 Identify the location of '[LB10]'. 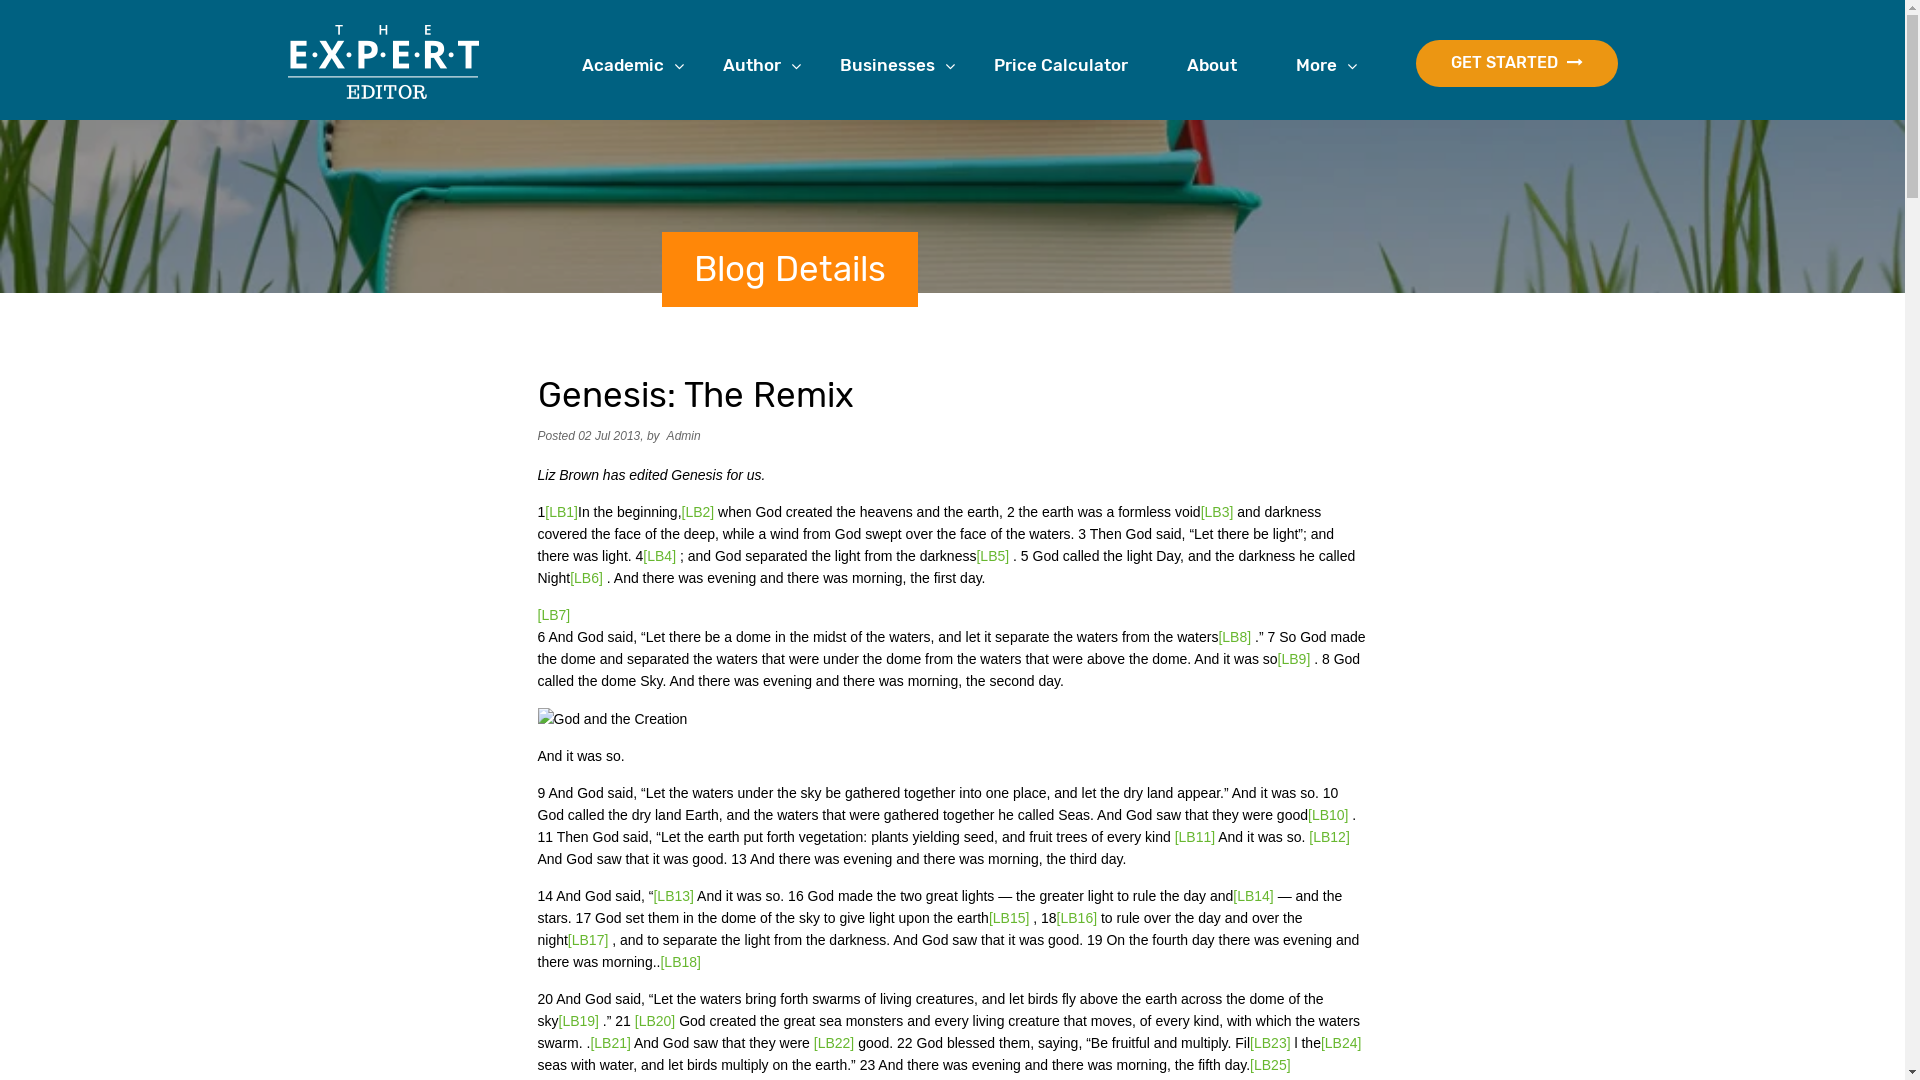
(1328, 814).